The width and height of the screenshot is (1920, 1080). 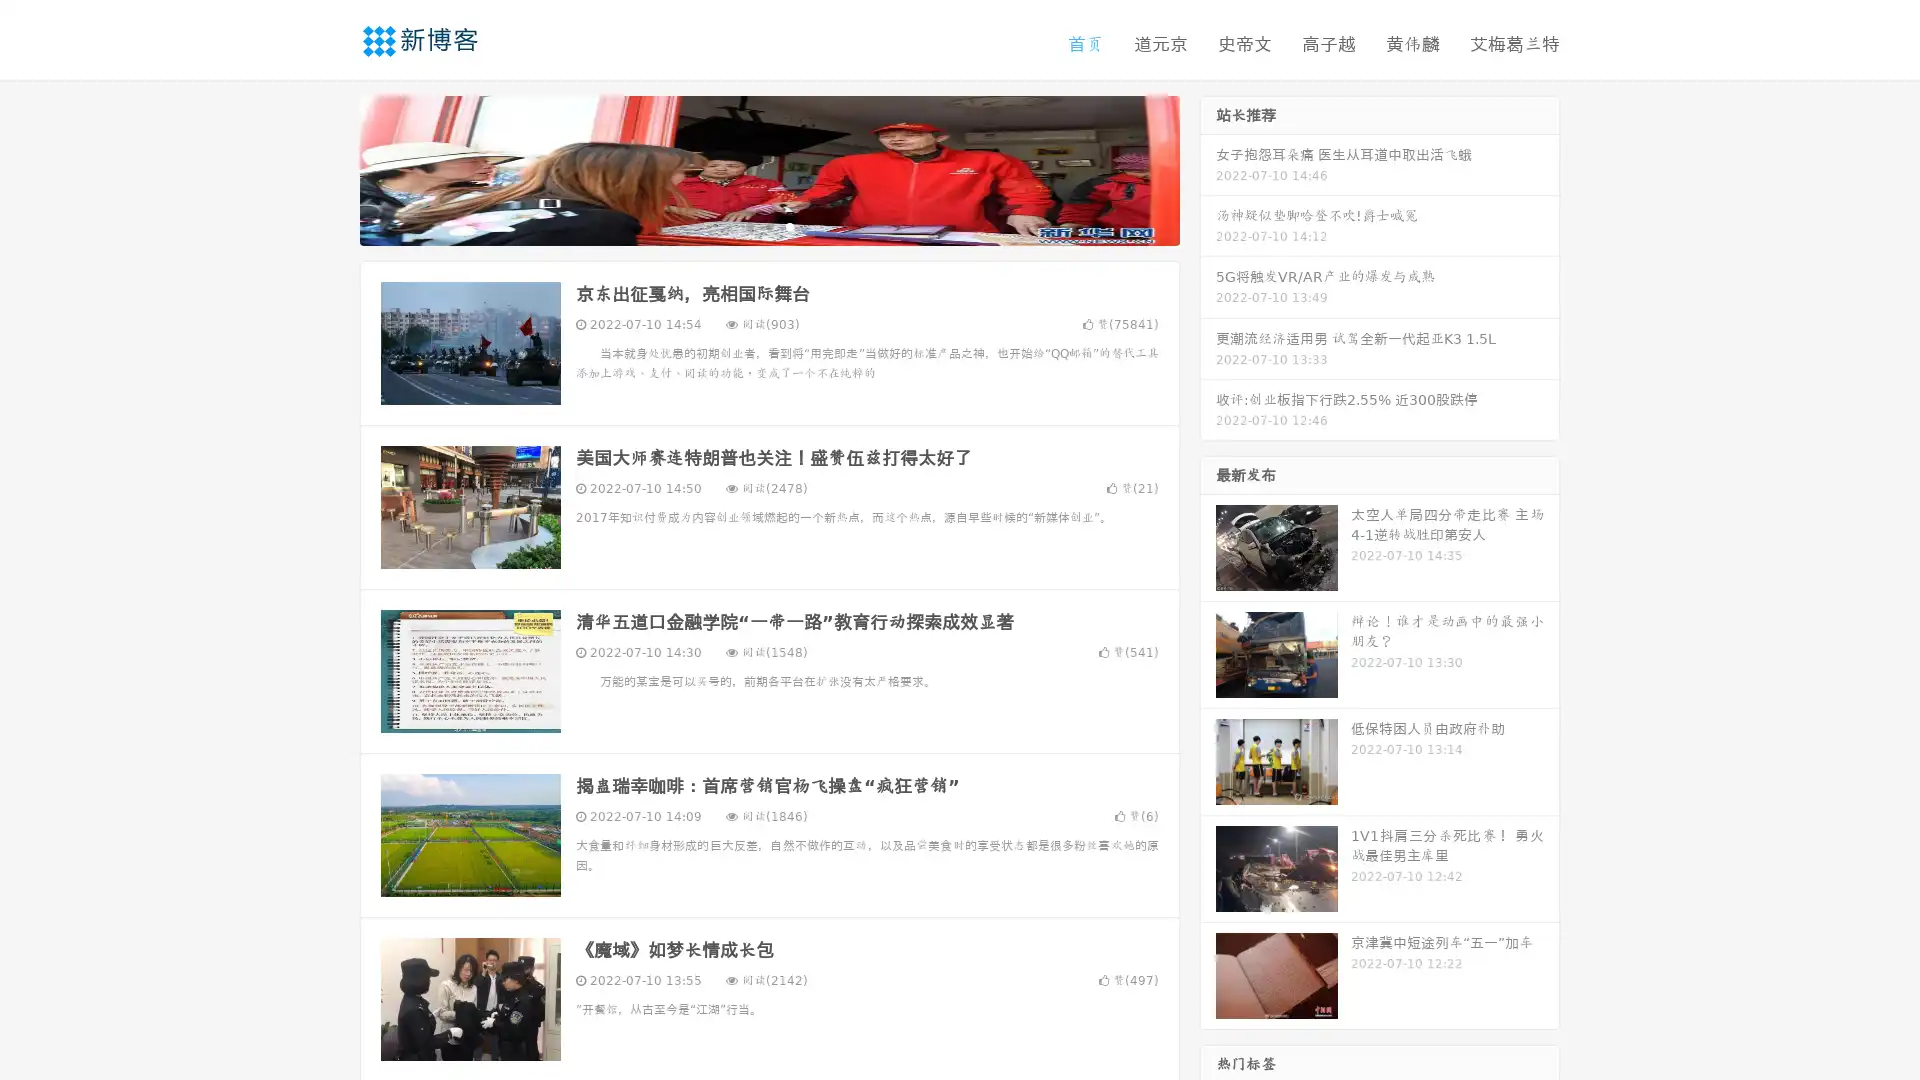 I want to click on Previous slide, so click(x=330, y=168).